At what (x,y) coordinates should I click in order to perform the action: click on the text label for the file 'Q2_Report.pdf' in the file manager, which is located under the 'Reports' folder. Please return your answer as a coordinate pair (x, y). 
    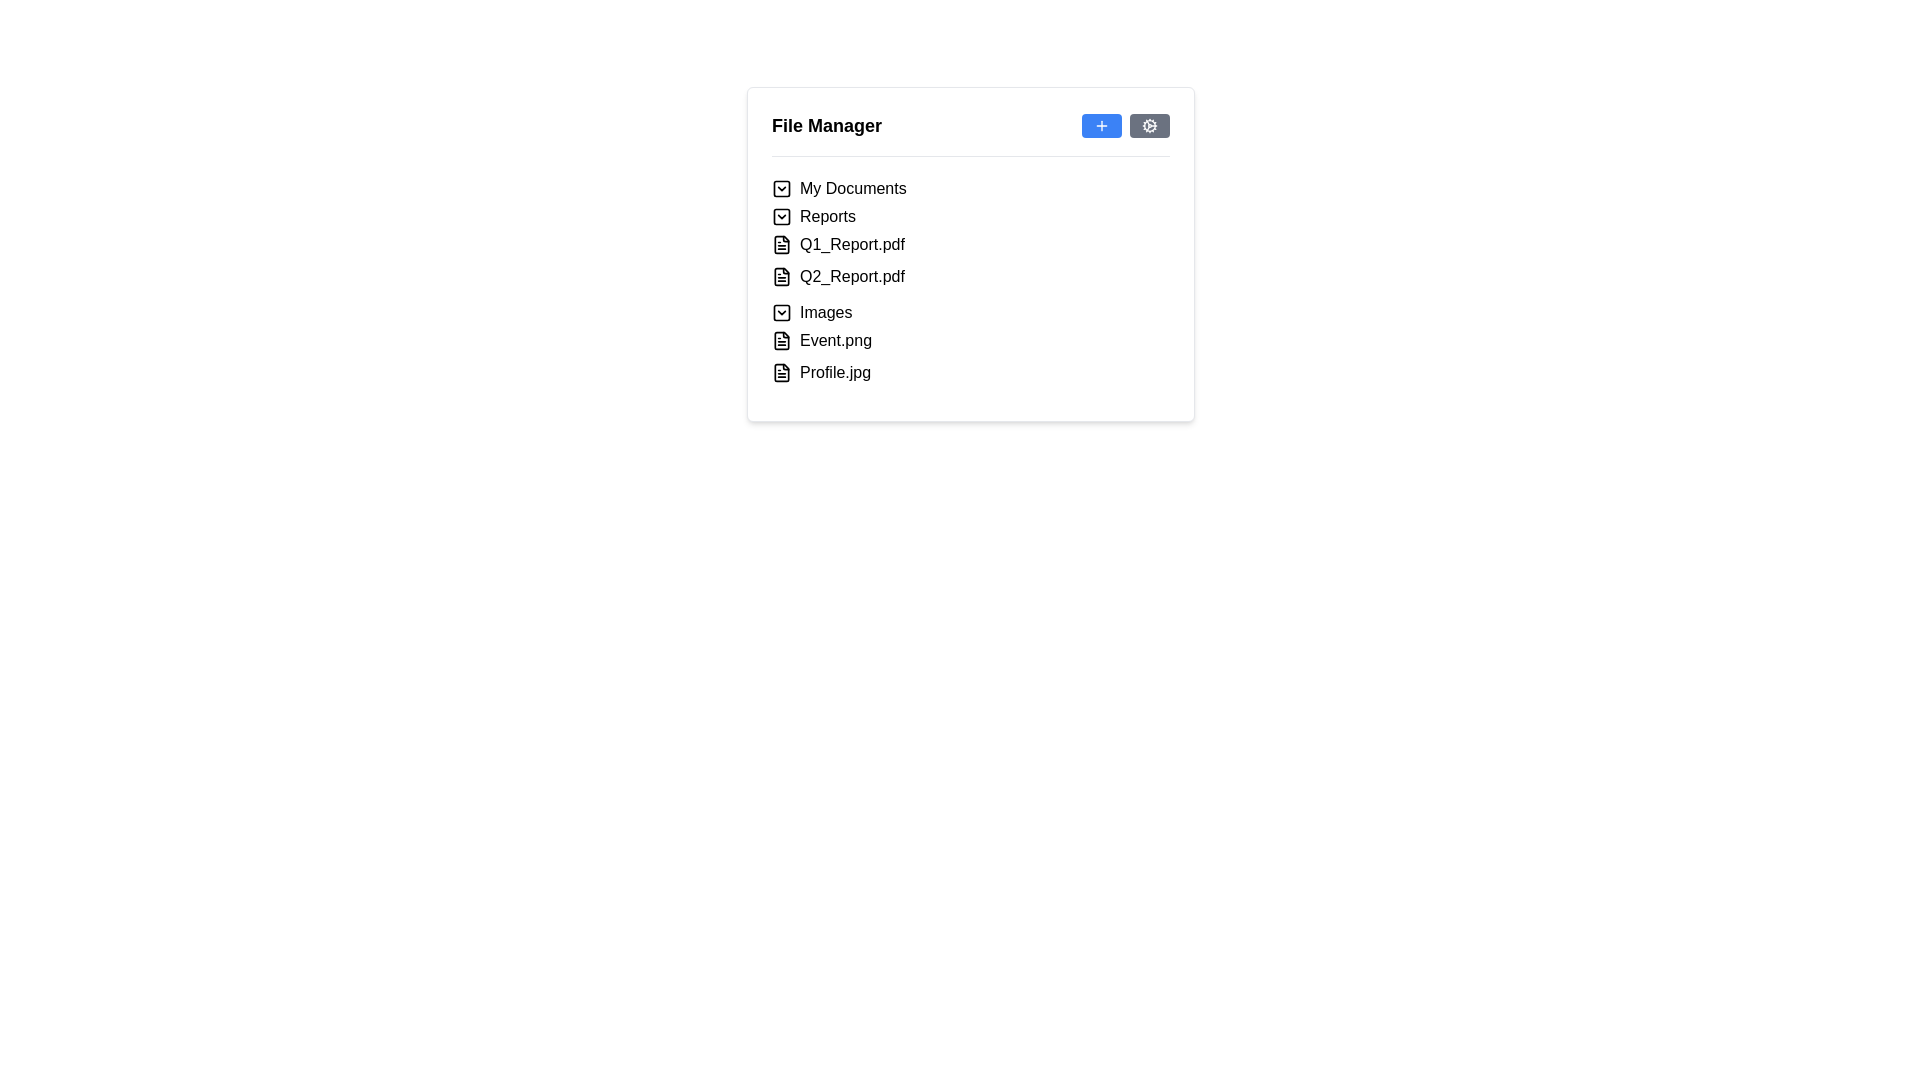
    Looking at the image, I should click on (852, 277).